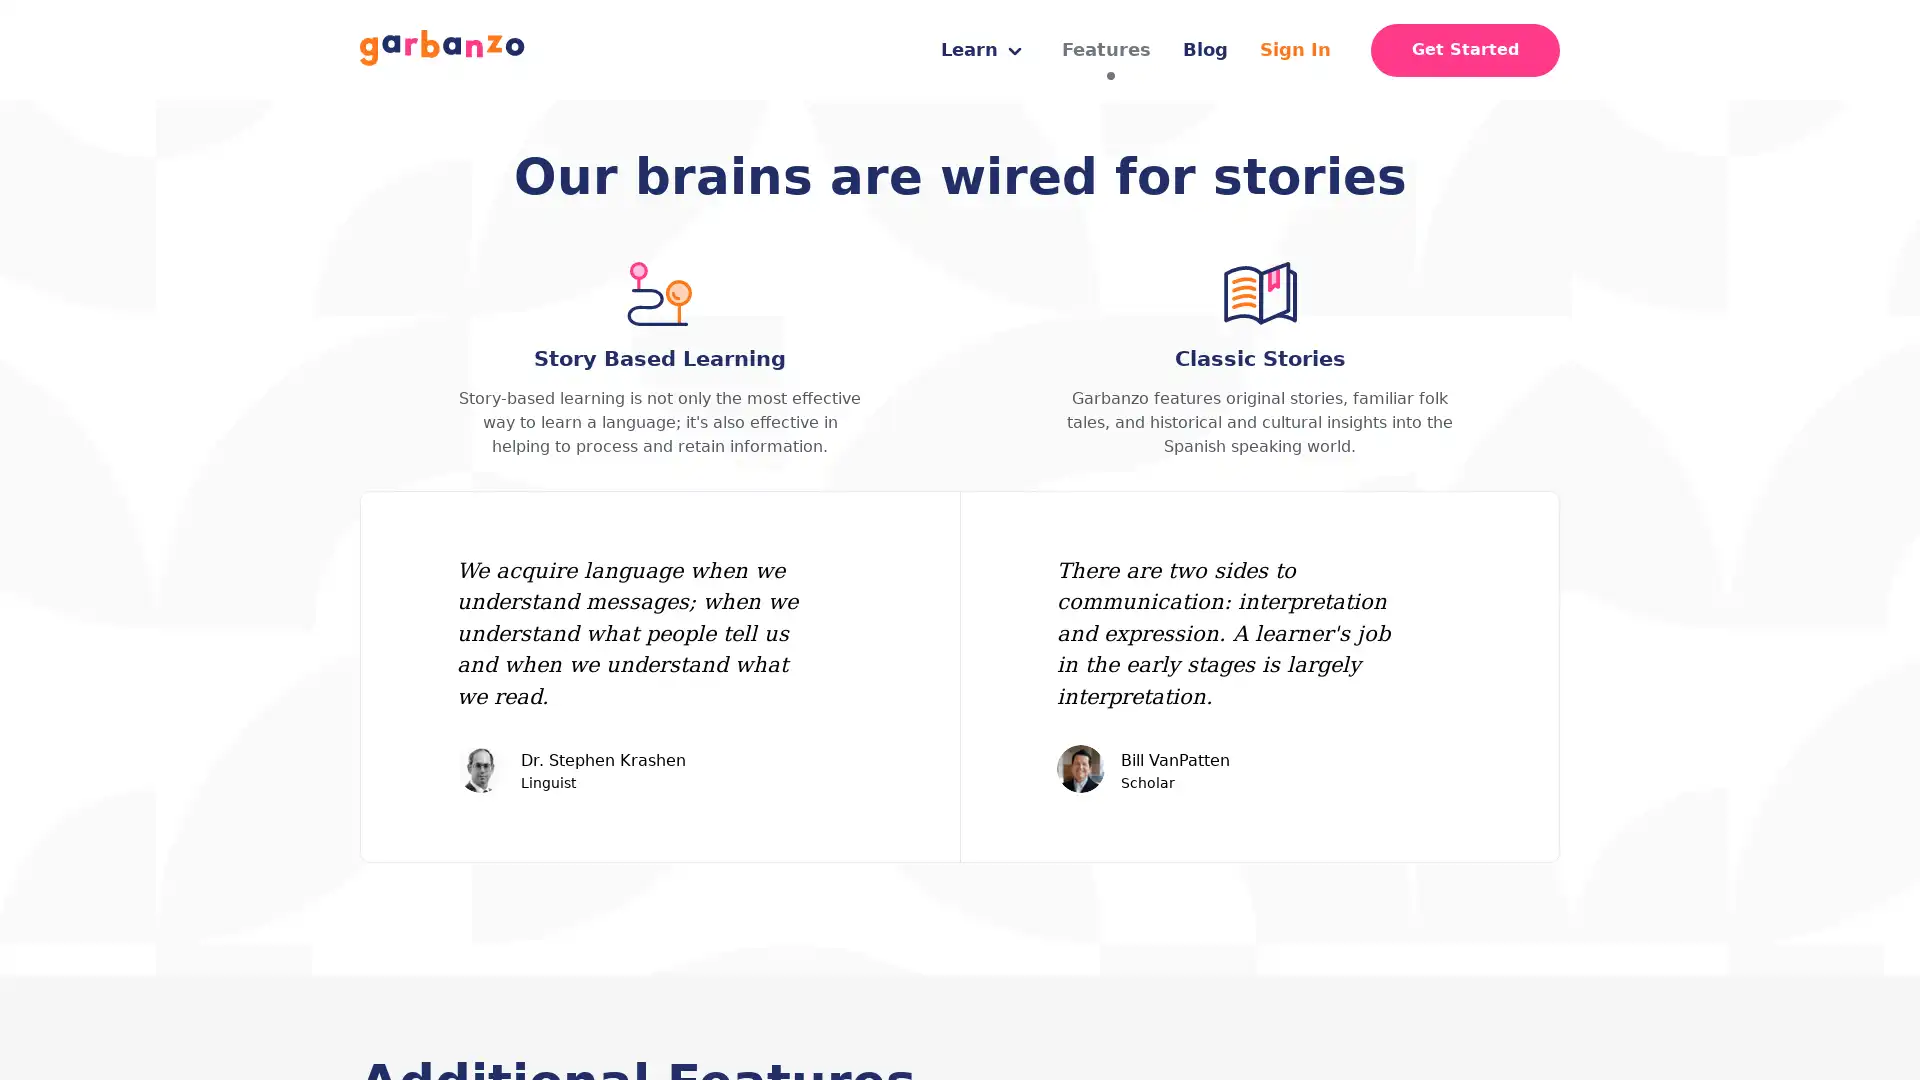 This screenshot has height=1080, width=1920. Describe the element at coordinates (981, 49) in the screenshot. I see `Learn` at that location.